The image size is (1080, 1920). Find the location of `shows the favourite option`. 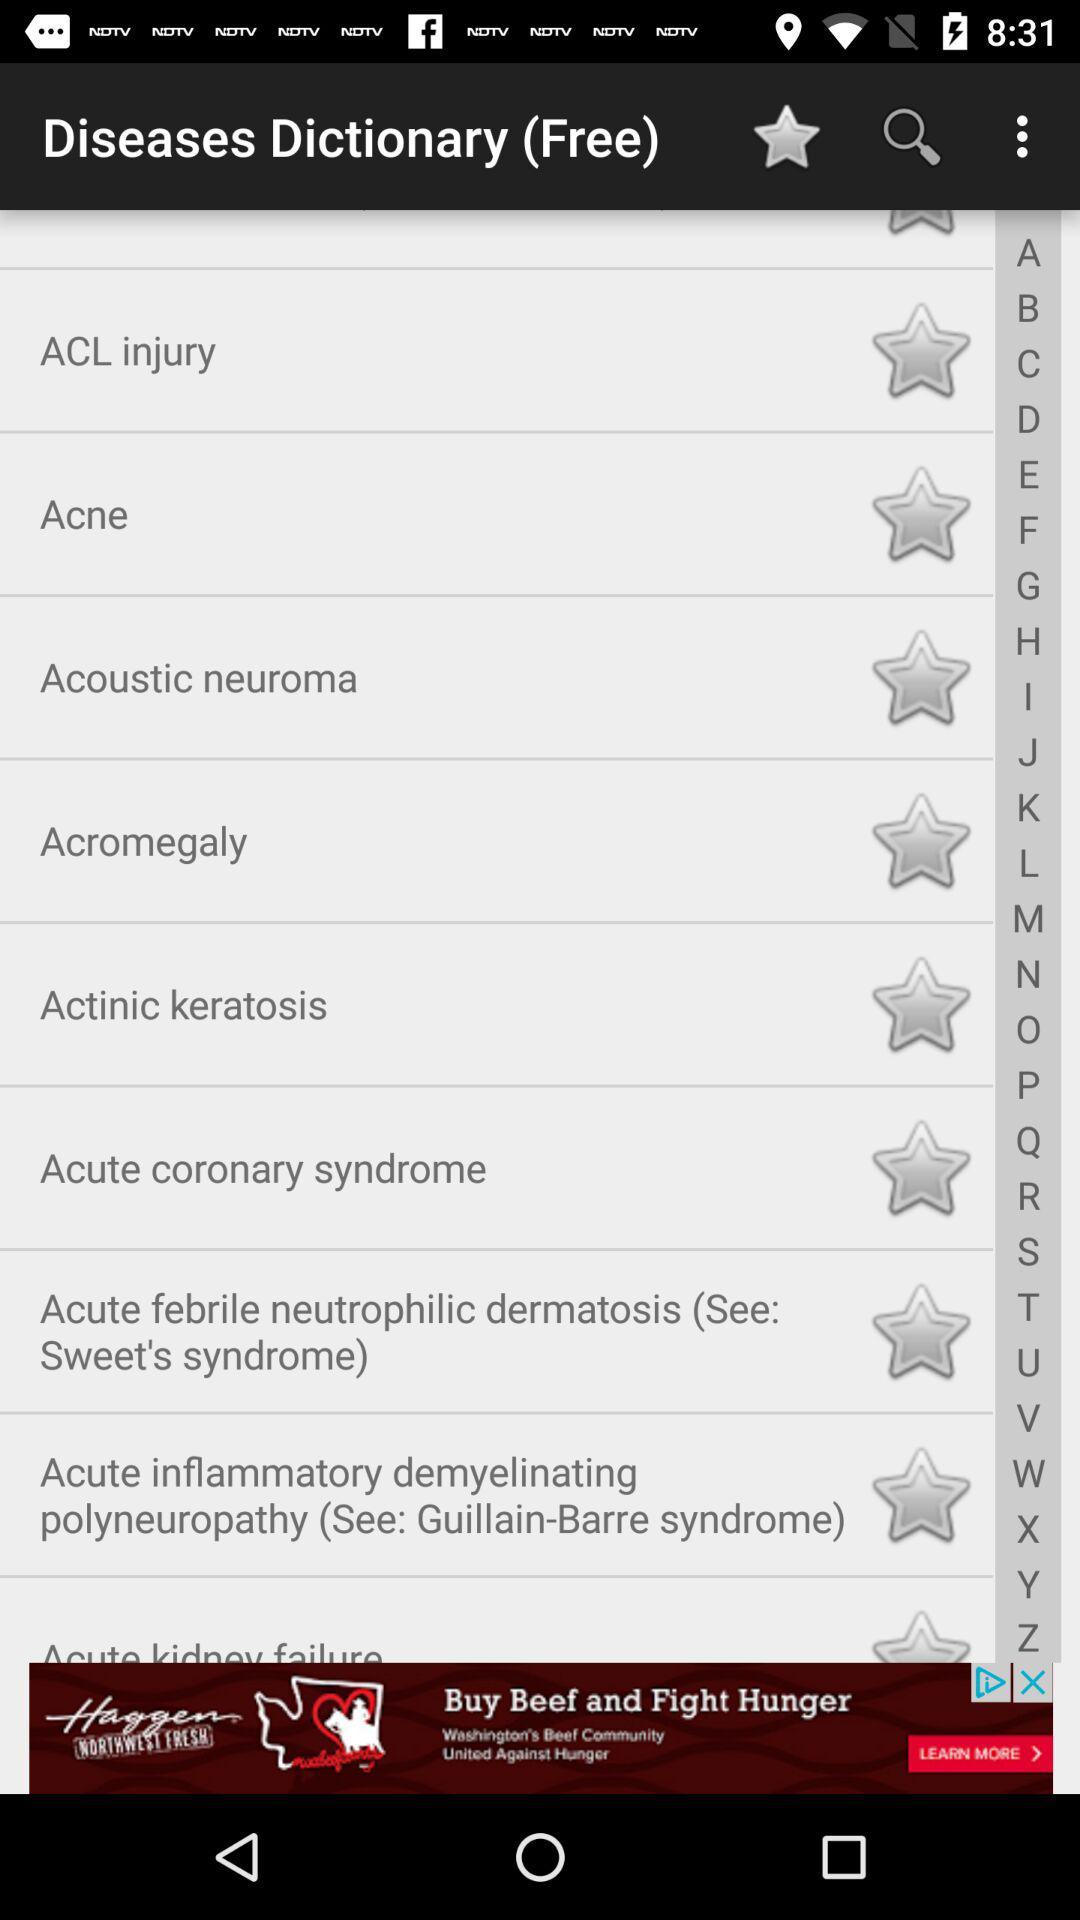

shows the favourite option is located at coordinates (920, 346).